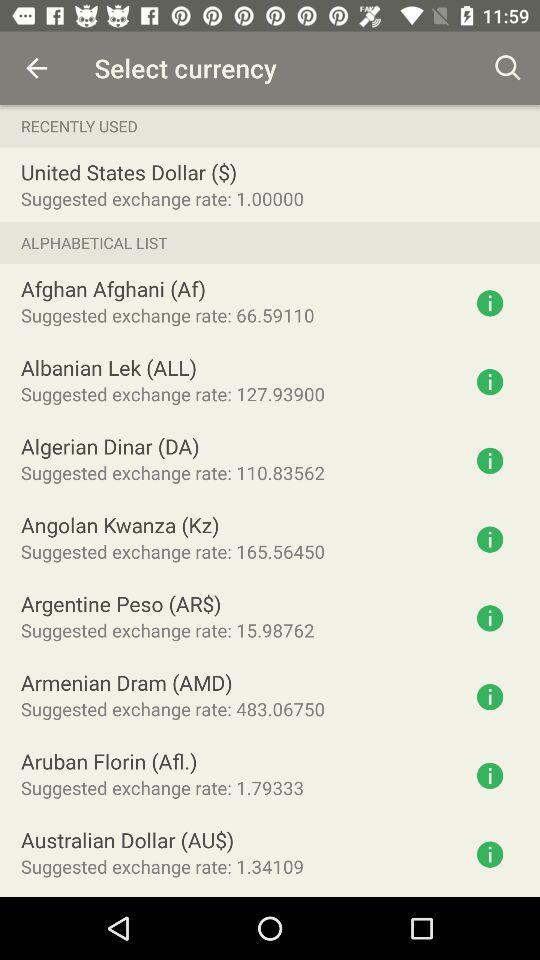 This screenshot has height=960, width=540. I want to click on information, so click(489, 381).